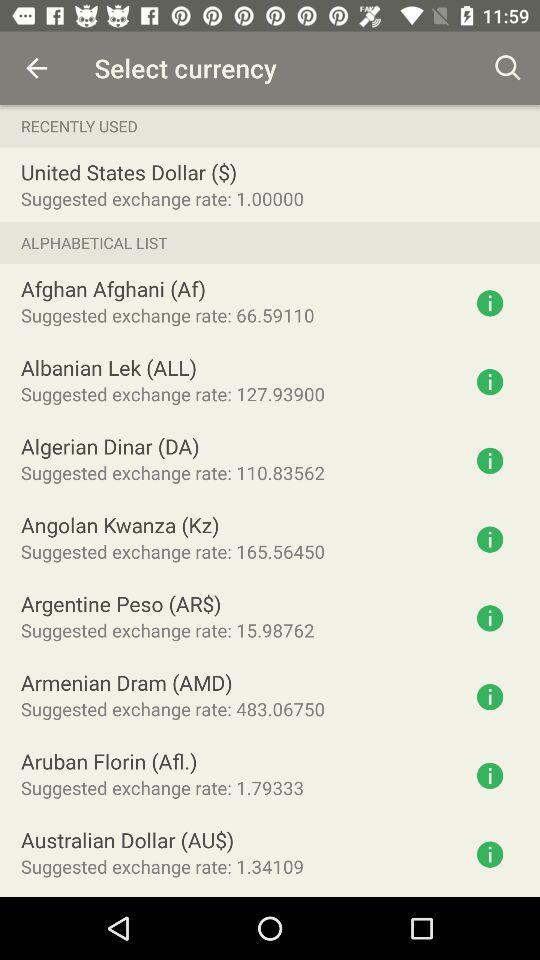 This screenshot has height=960, width=540. I want to click on information, so click(489, 381).